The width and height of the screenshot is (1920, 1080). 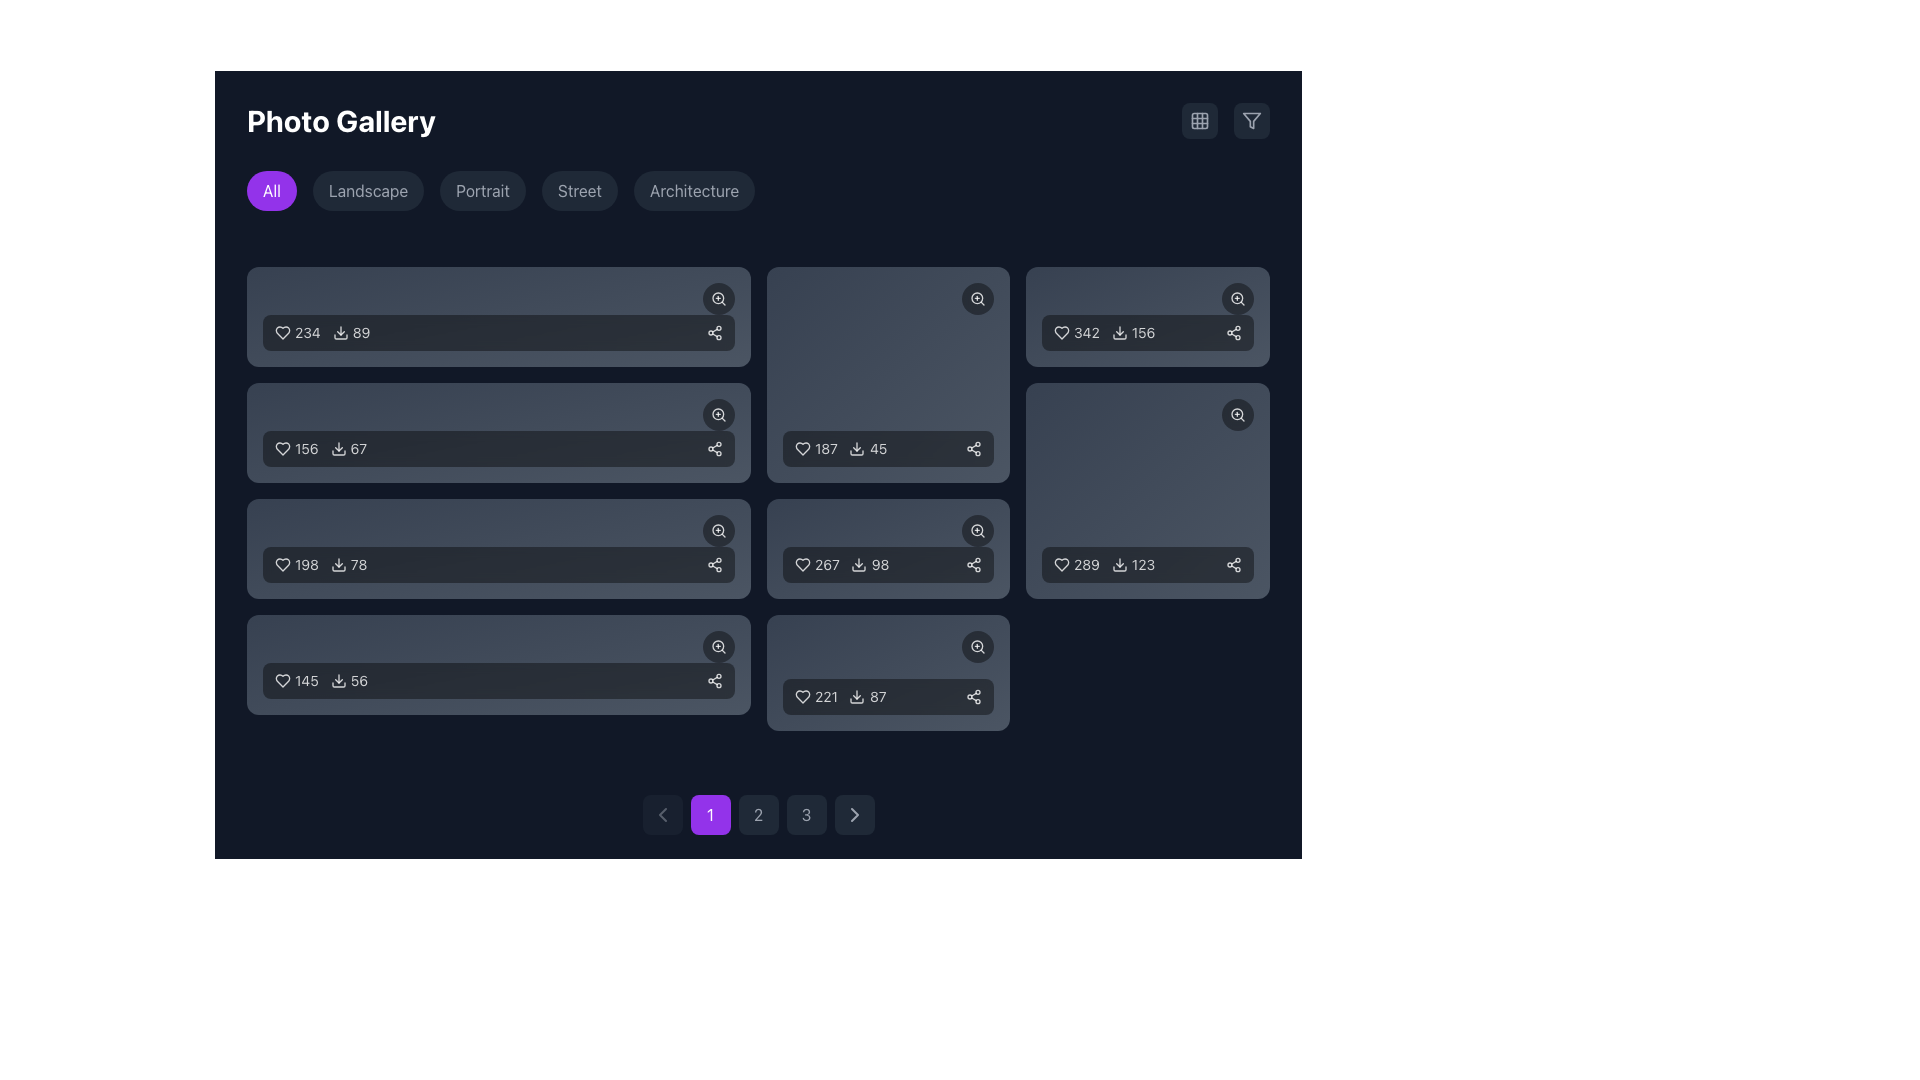 What do you see at coordinates (718, 647) in the screenshot?
I see `the magnifying glass icon button with a '+' sign at its center to zoom in, located in the bottom row of the grid layout within the gray button area` at bounding box center [718, 647].